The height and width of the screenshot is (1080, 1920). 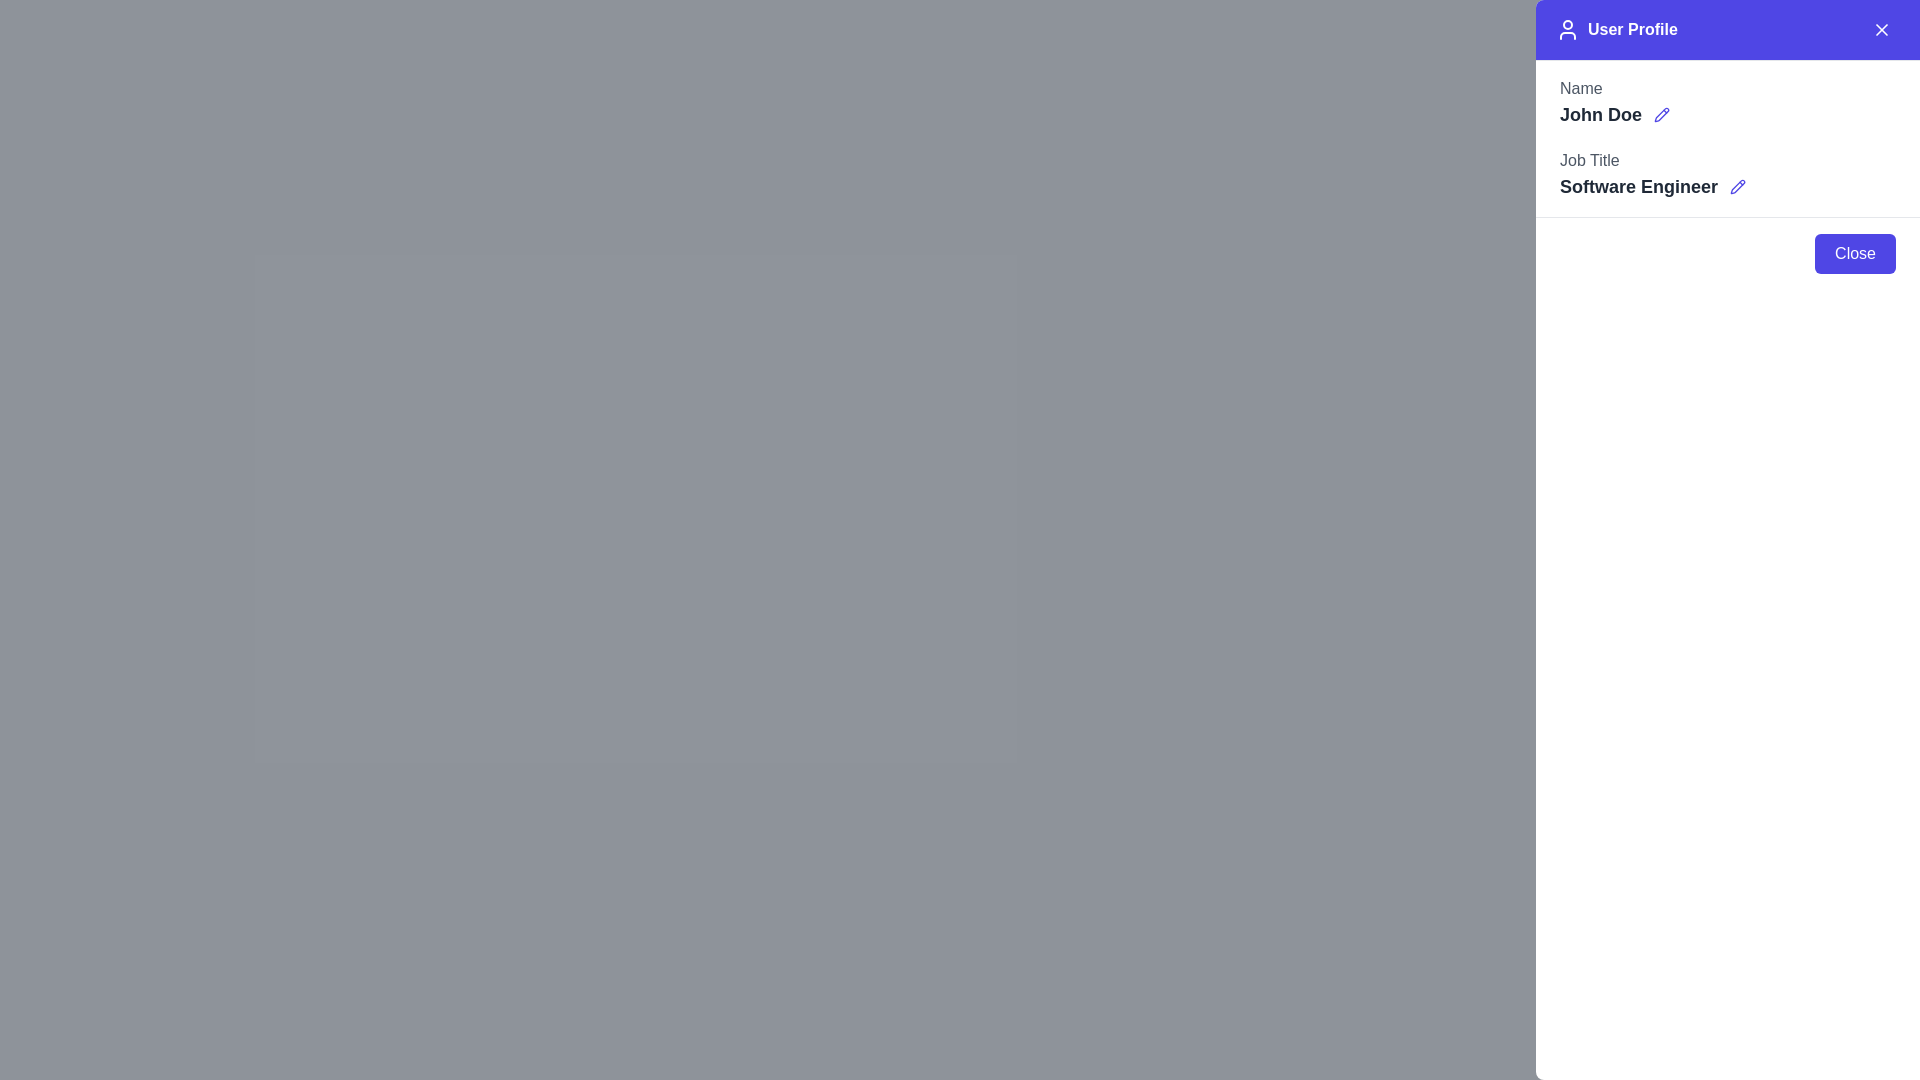 I want to click on the 'X' icon button located at the top-right corner of the purple header bar labeled 'User Profile', so click(x=1880, y=30).